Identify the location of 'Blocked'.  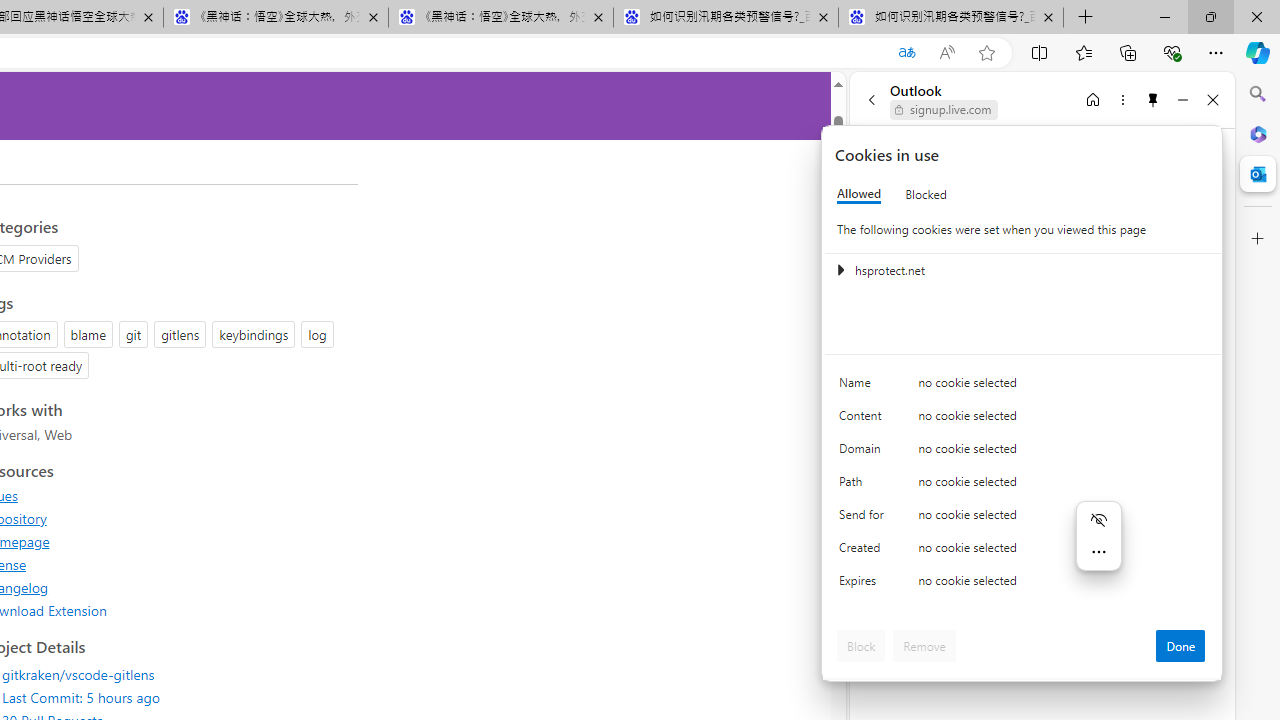
(925, 194).